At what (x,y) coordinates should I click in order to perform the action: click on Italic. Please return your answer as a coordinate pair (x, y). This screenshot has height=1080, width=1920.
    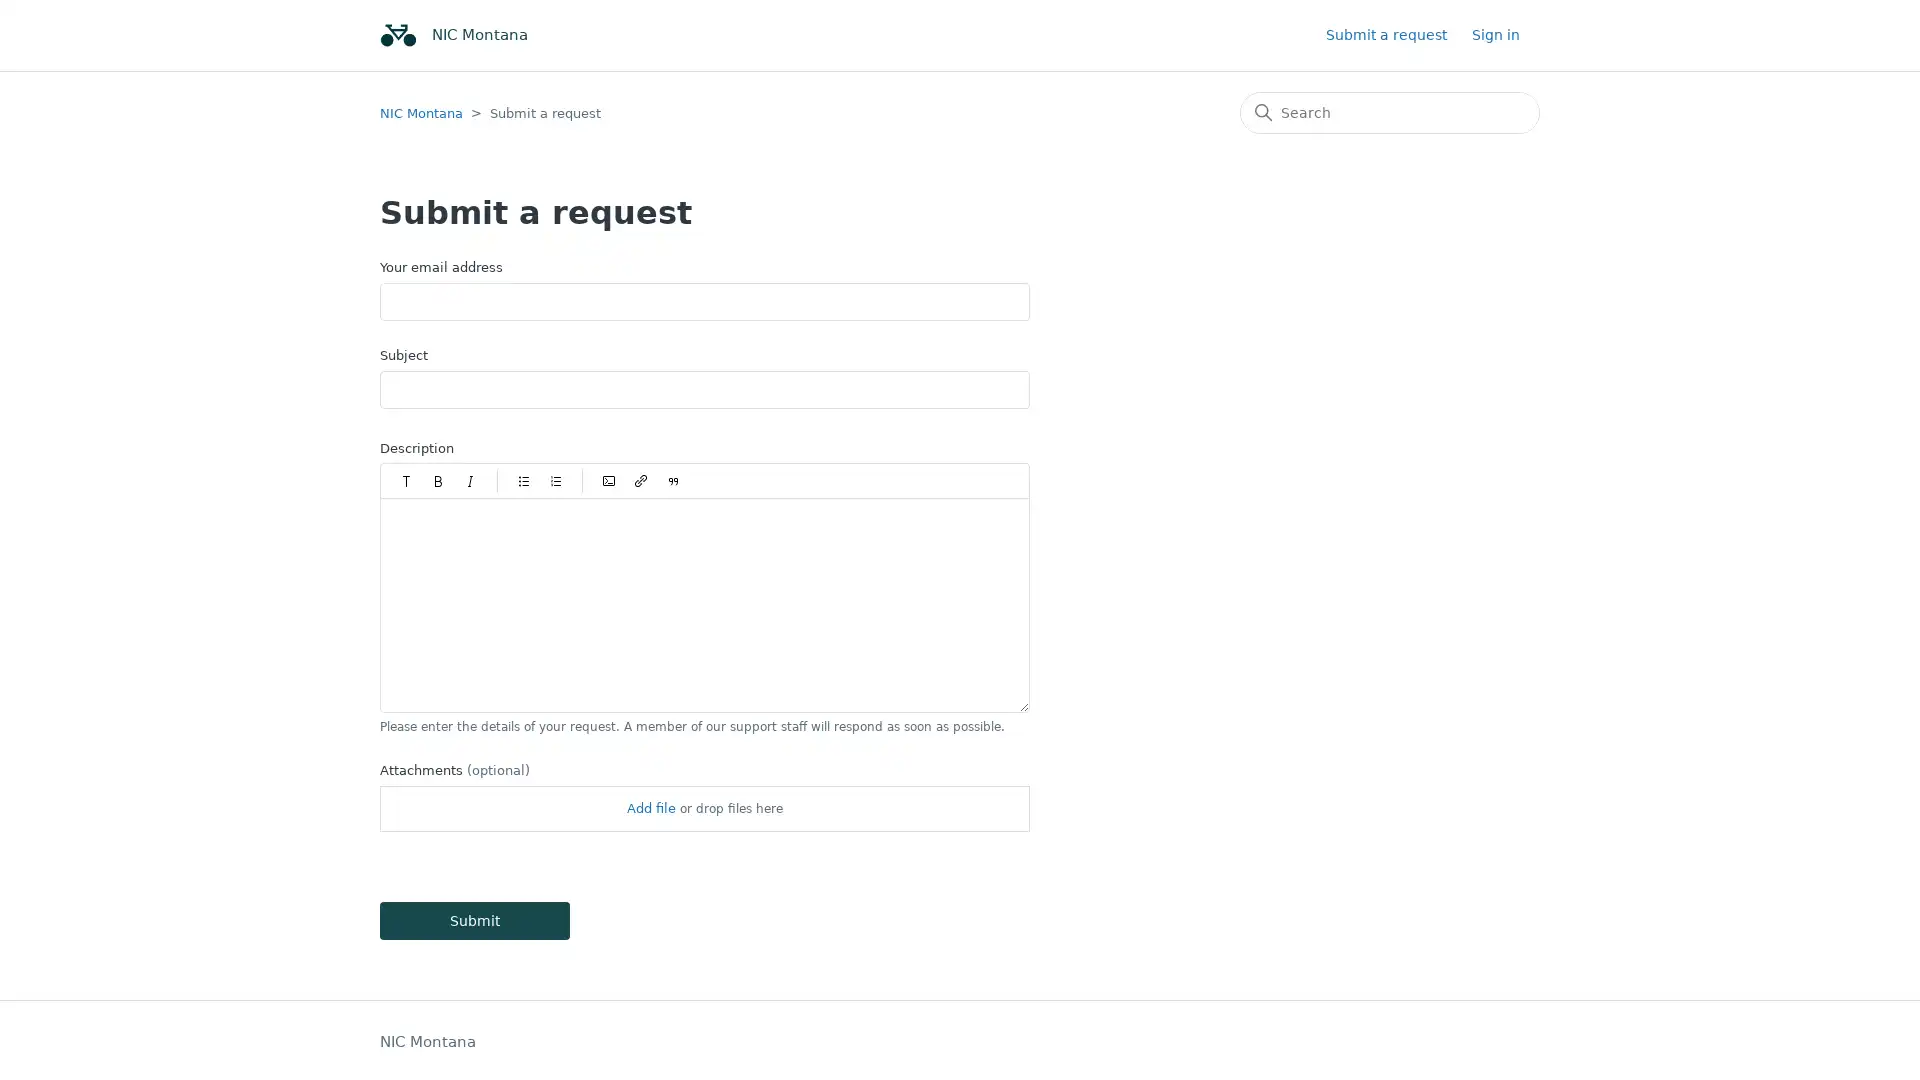
    Looking at the image, I should click on (469, 481).